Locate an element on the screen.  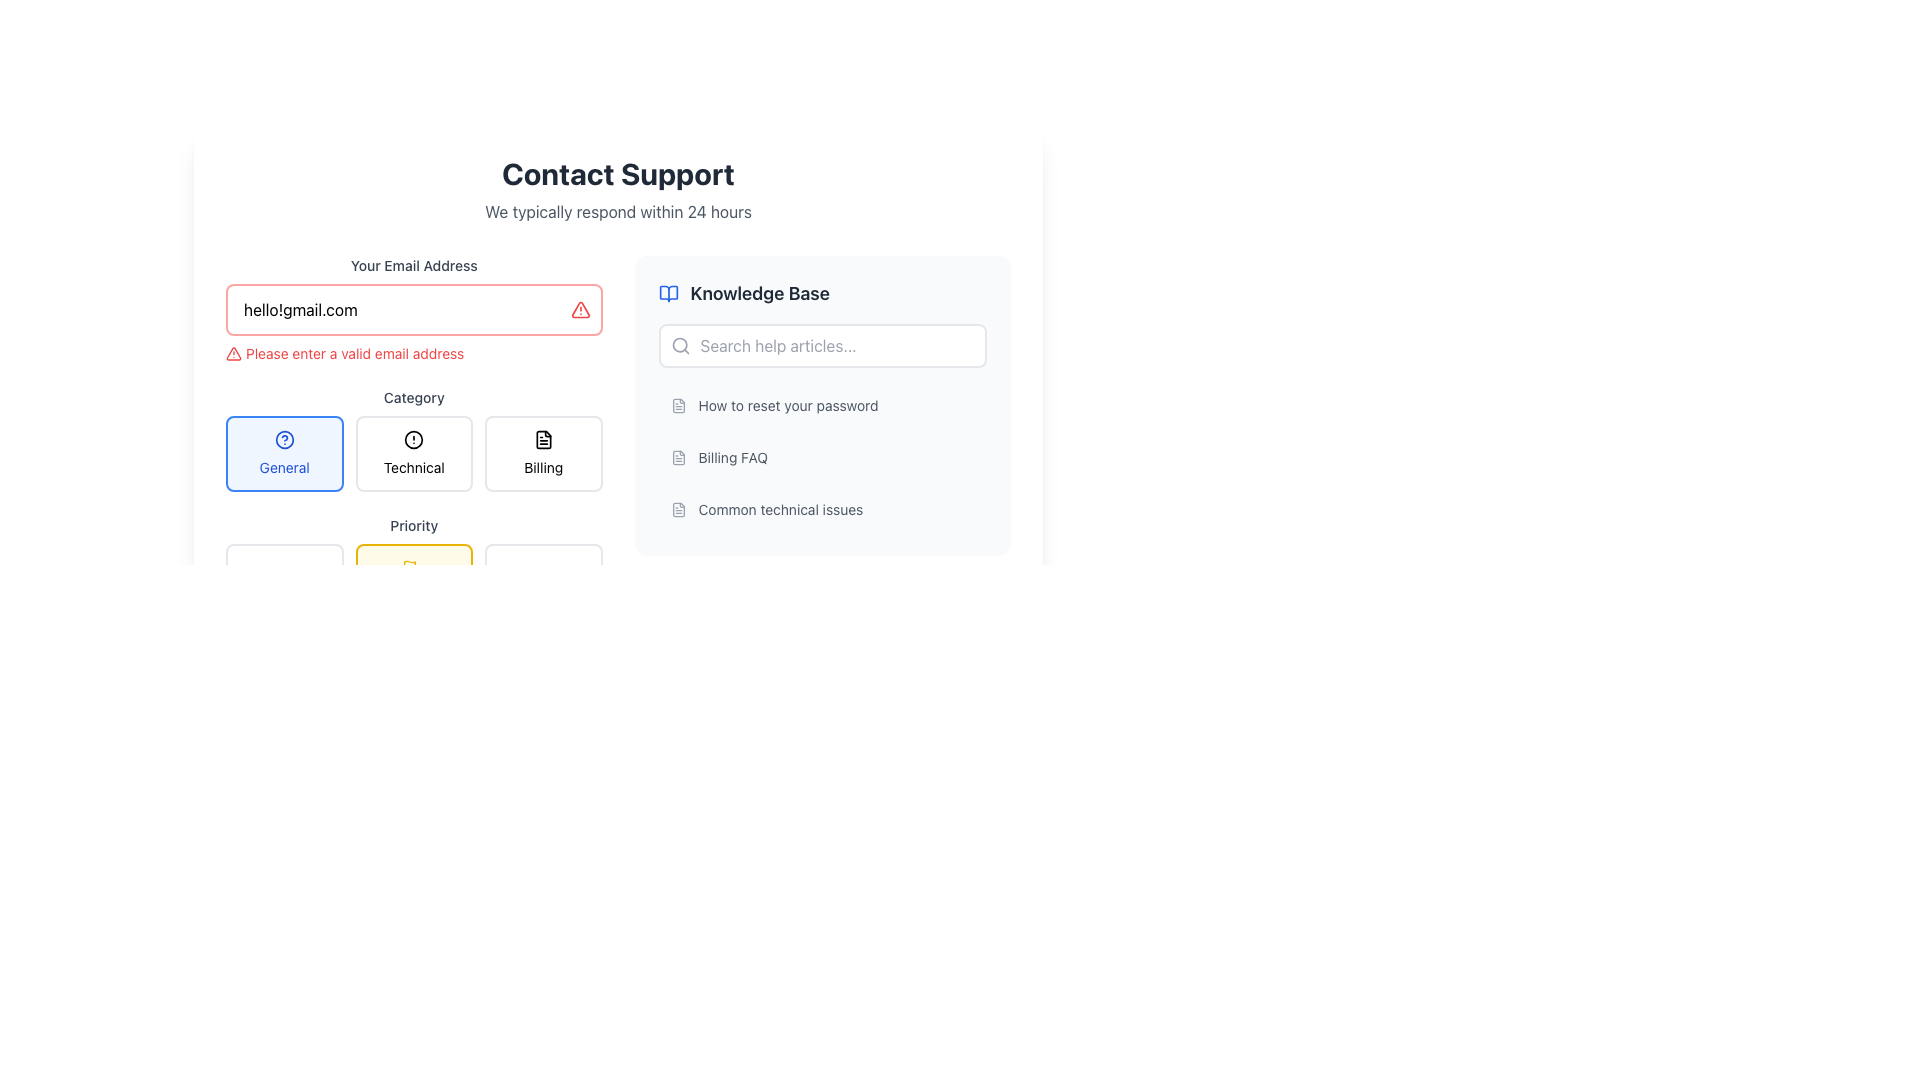
the 'Contact Support' header text element, which is bold and large with a dark gray font, located at the top section of the page is located at coordinates (617, 172).